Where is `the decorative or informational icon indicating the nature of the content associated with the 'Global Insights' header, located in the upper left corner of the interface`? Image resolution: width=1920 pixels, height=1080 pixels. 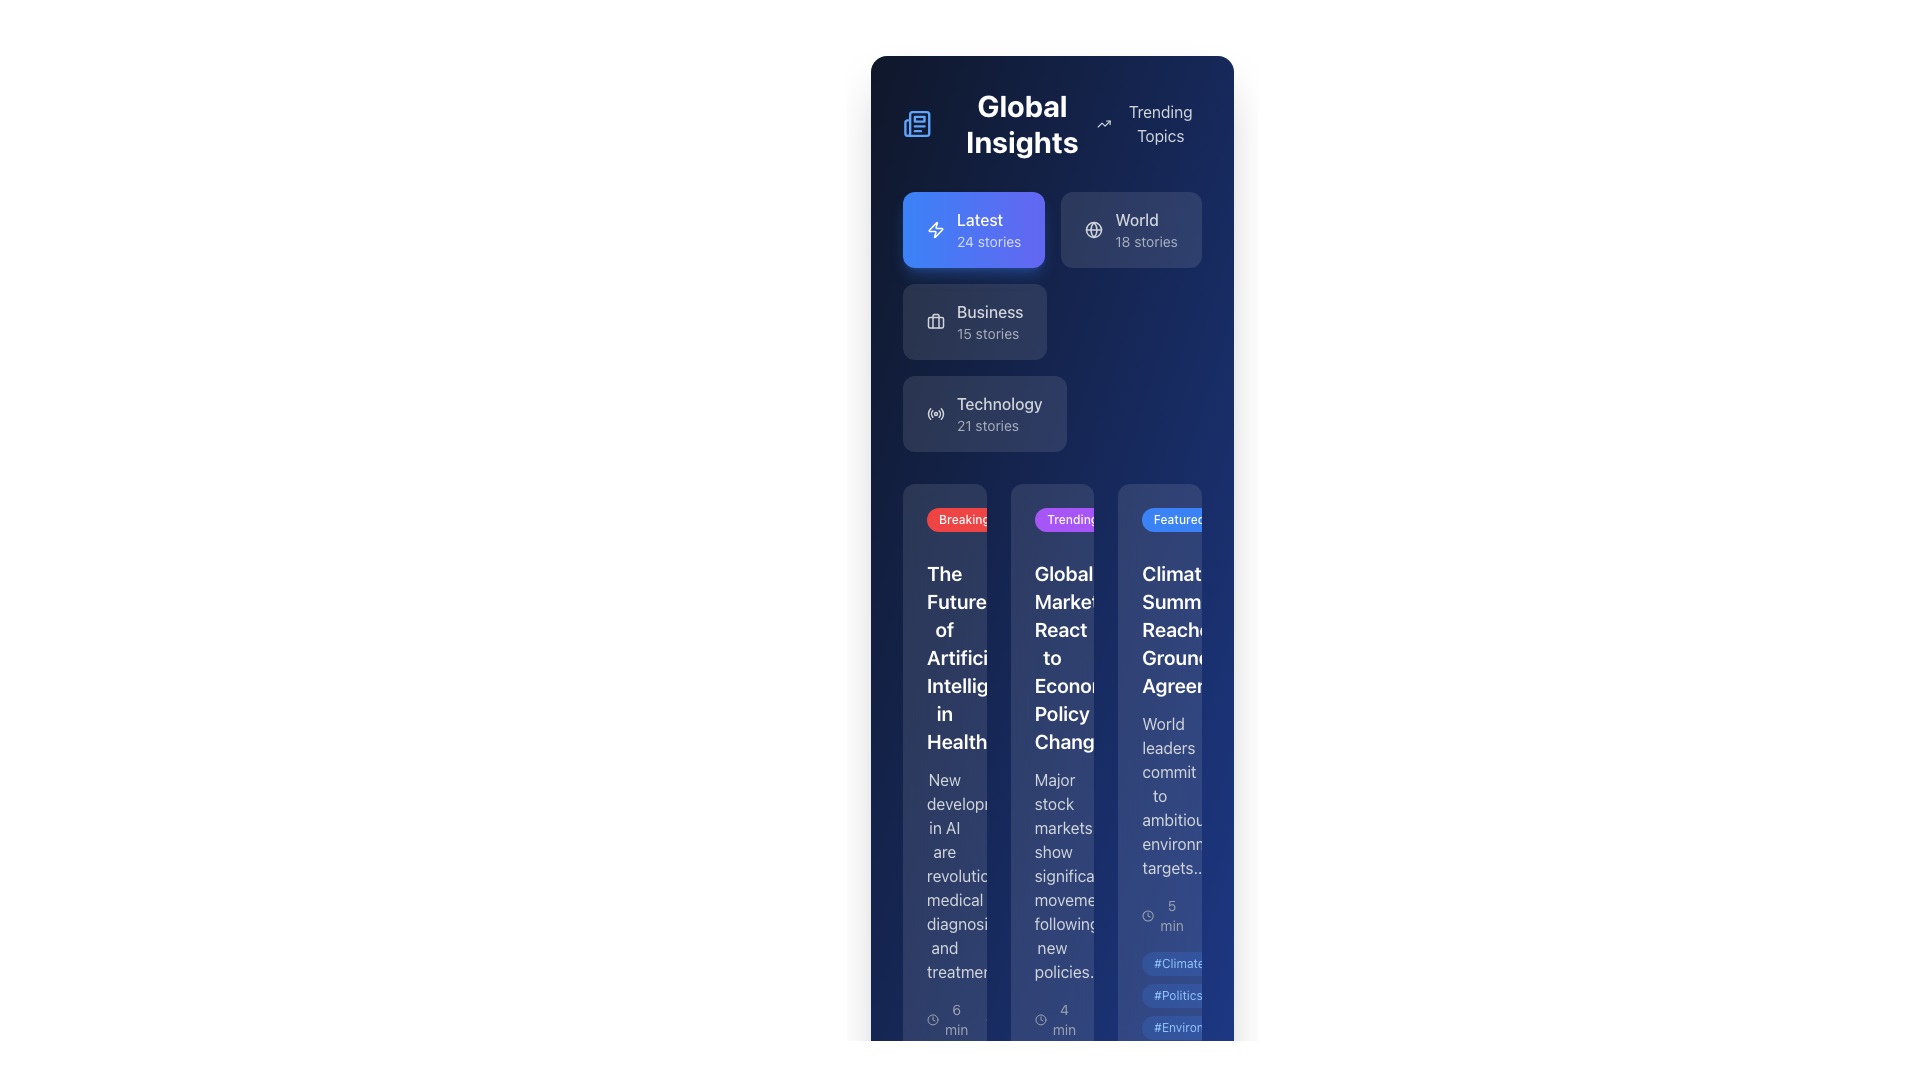 the decorative or informational icon indicating the nature of the content associated with the 'Global Insights' header, located in the upper left corner of the interface is located at coordinates (916, 123).